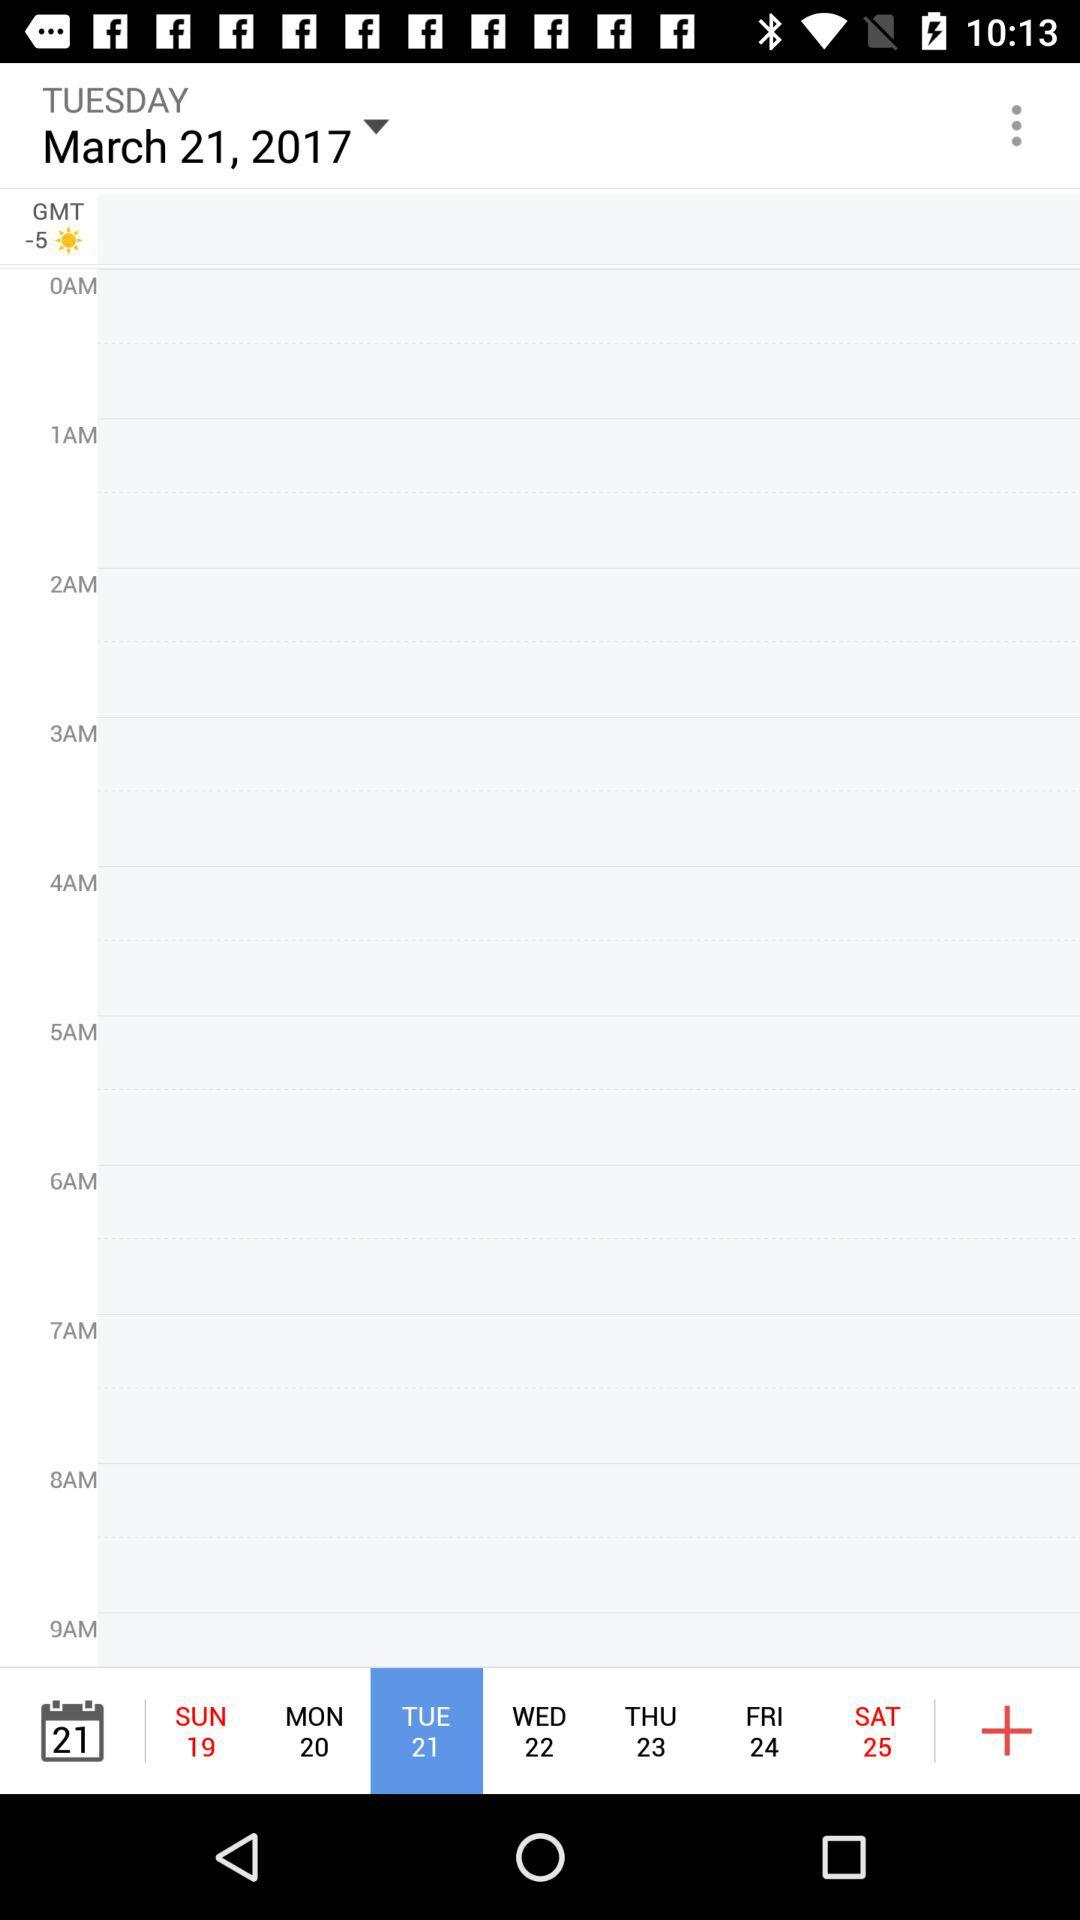 This screenshot has width=1080, height=1920. I want to click on the more icon, so click(1017, 124).